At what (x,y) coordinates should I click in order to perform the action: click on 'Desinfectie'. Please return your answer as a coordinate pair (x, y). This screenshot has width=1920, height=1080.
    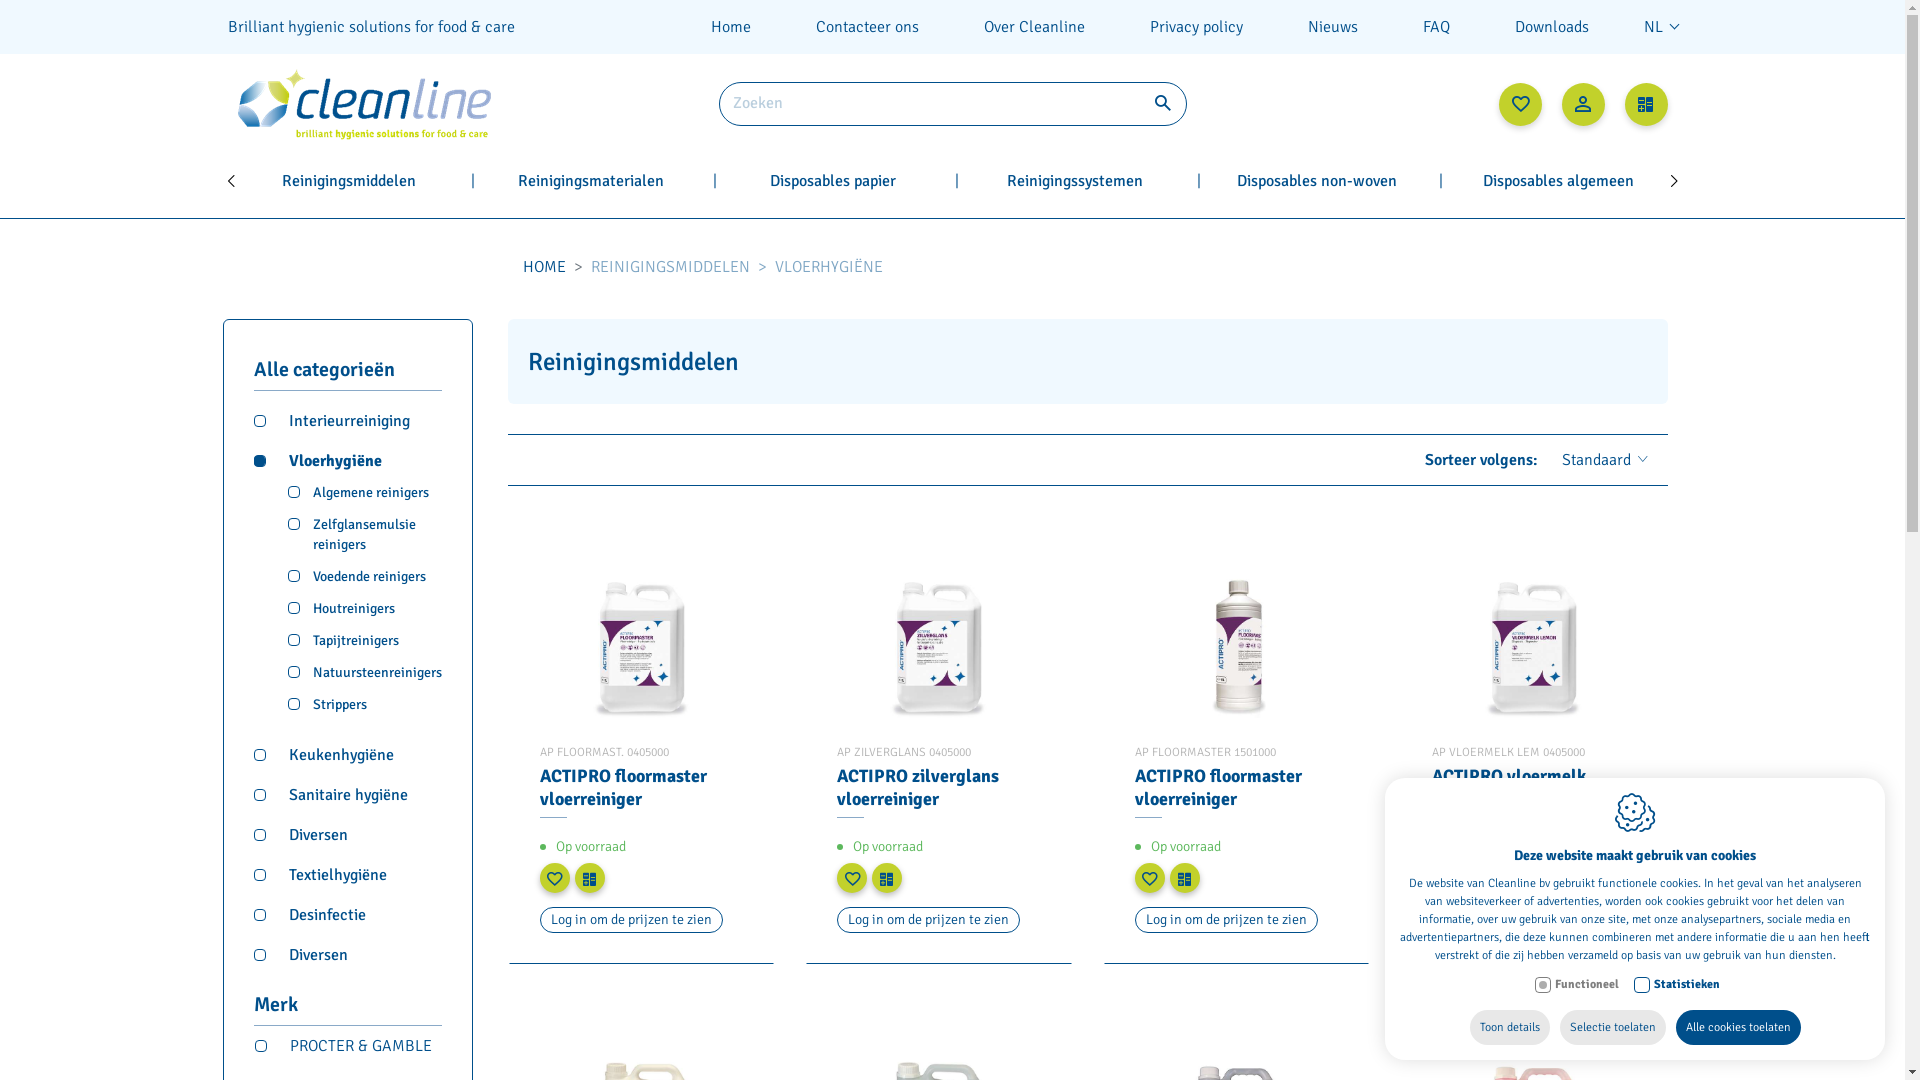
    Looking at the image, I should click on (347, 905).